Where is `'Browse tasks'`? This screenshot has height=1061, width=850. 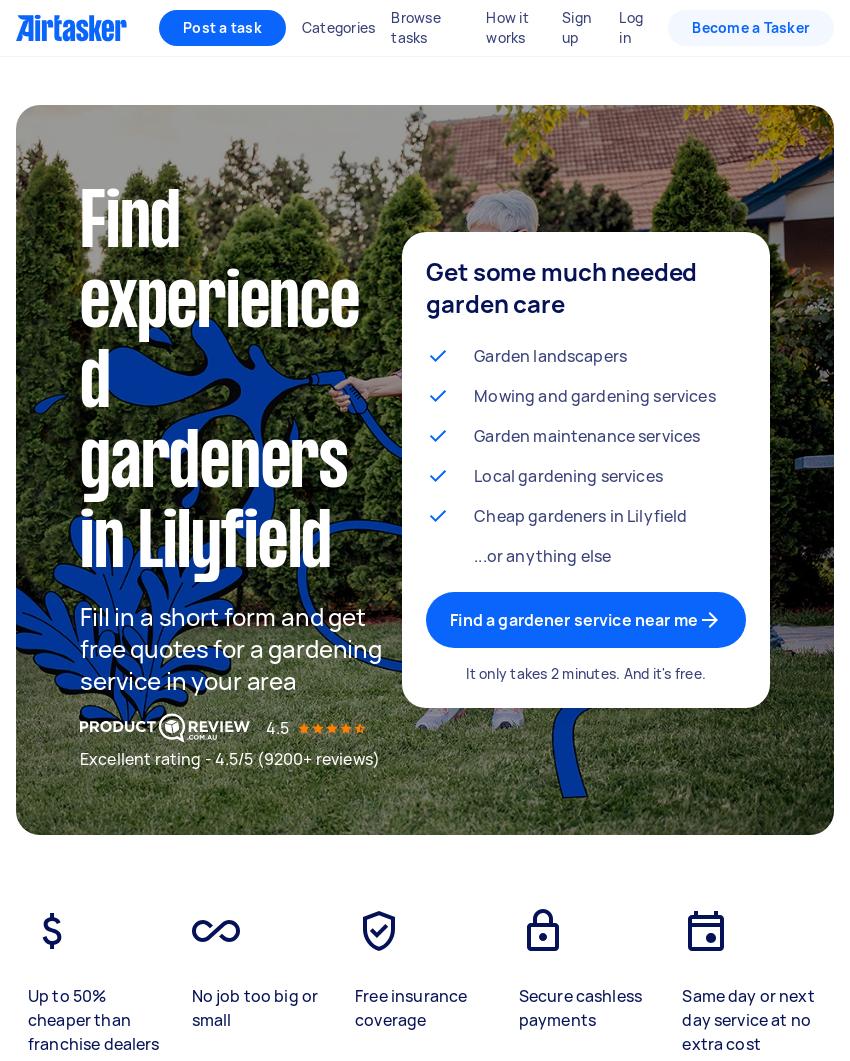
'Browse tasks' is located at coordinates (415, 27).